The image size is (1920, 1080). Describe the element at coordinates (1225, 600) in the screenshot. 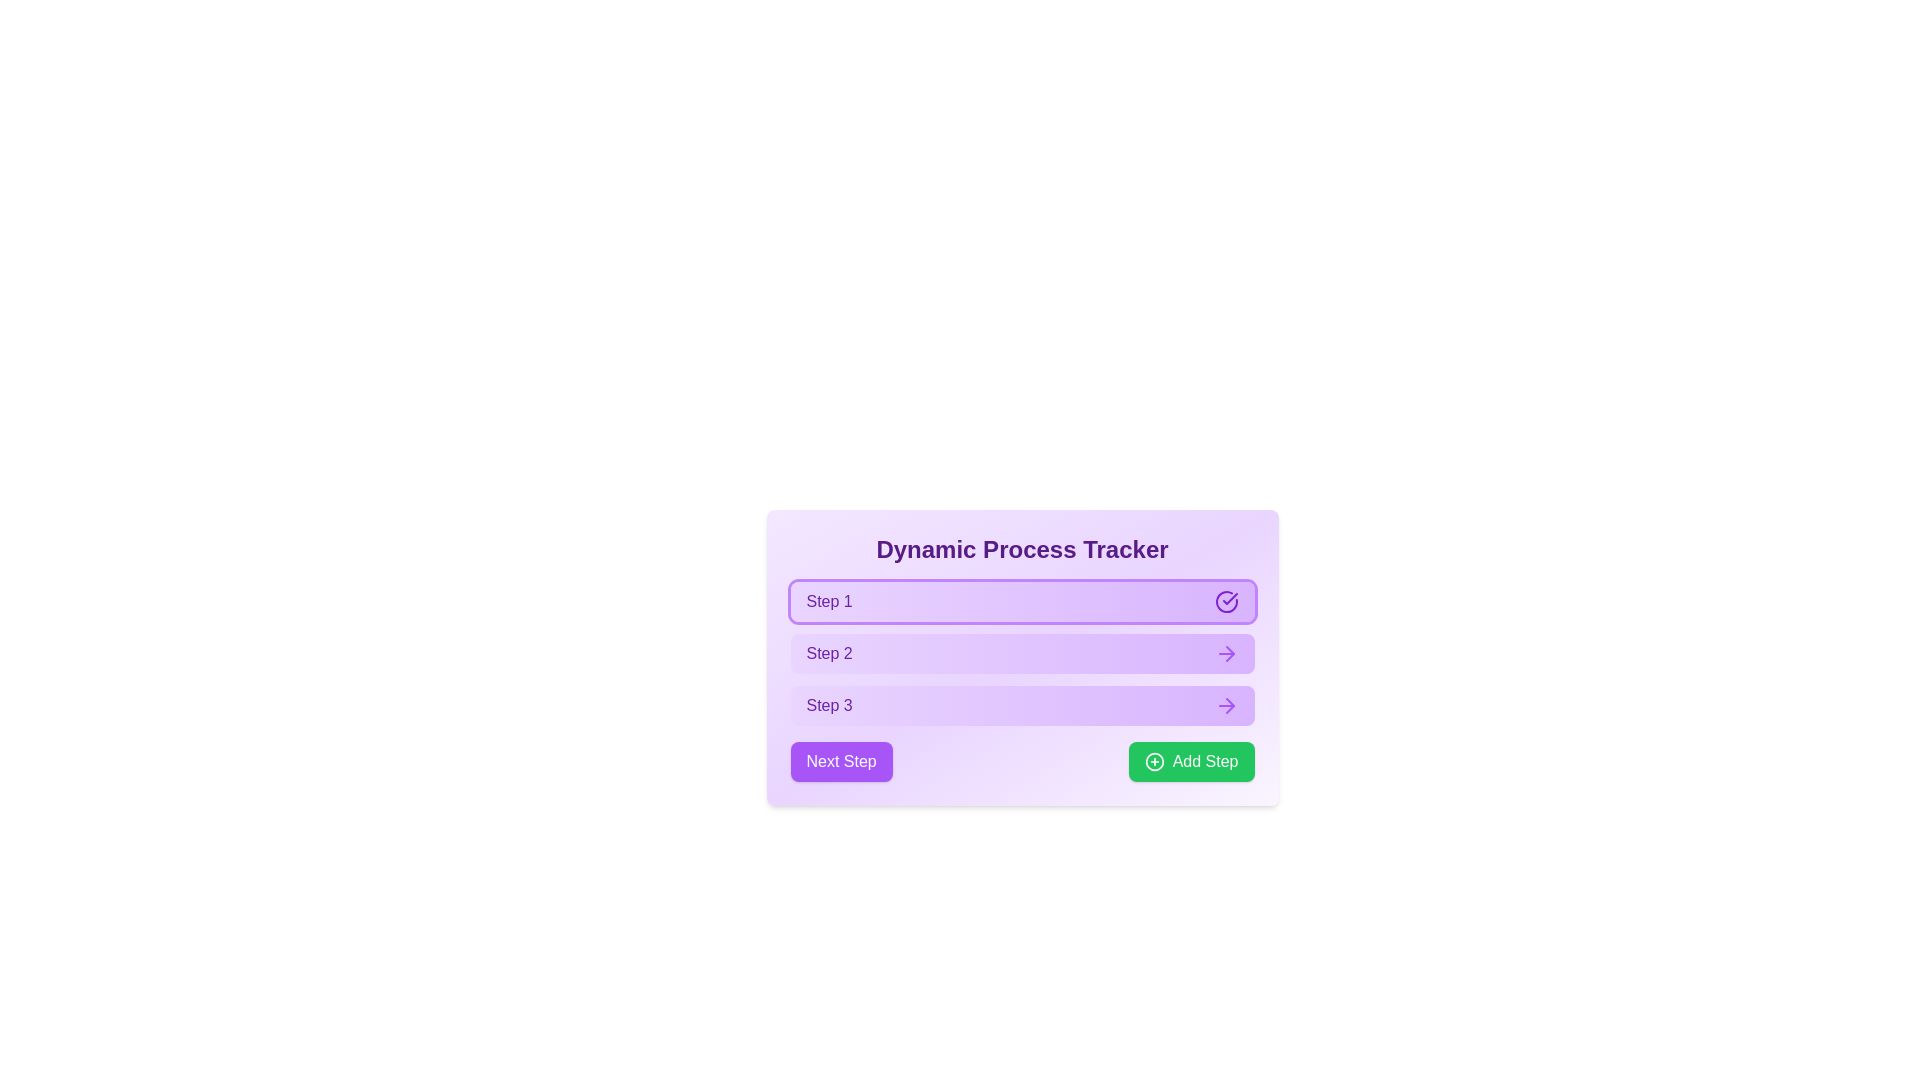

I see `the purple circular outline of the check mark icon within the SVG, located next to the 'Step 1' input field` at that location.